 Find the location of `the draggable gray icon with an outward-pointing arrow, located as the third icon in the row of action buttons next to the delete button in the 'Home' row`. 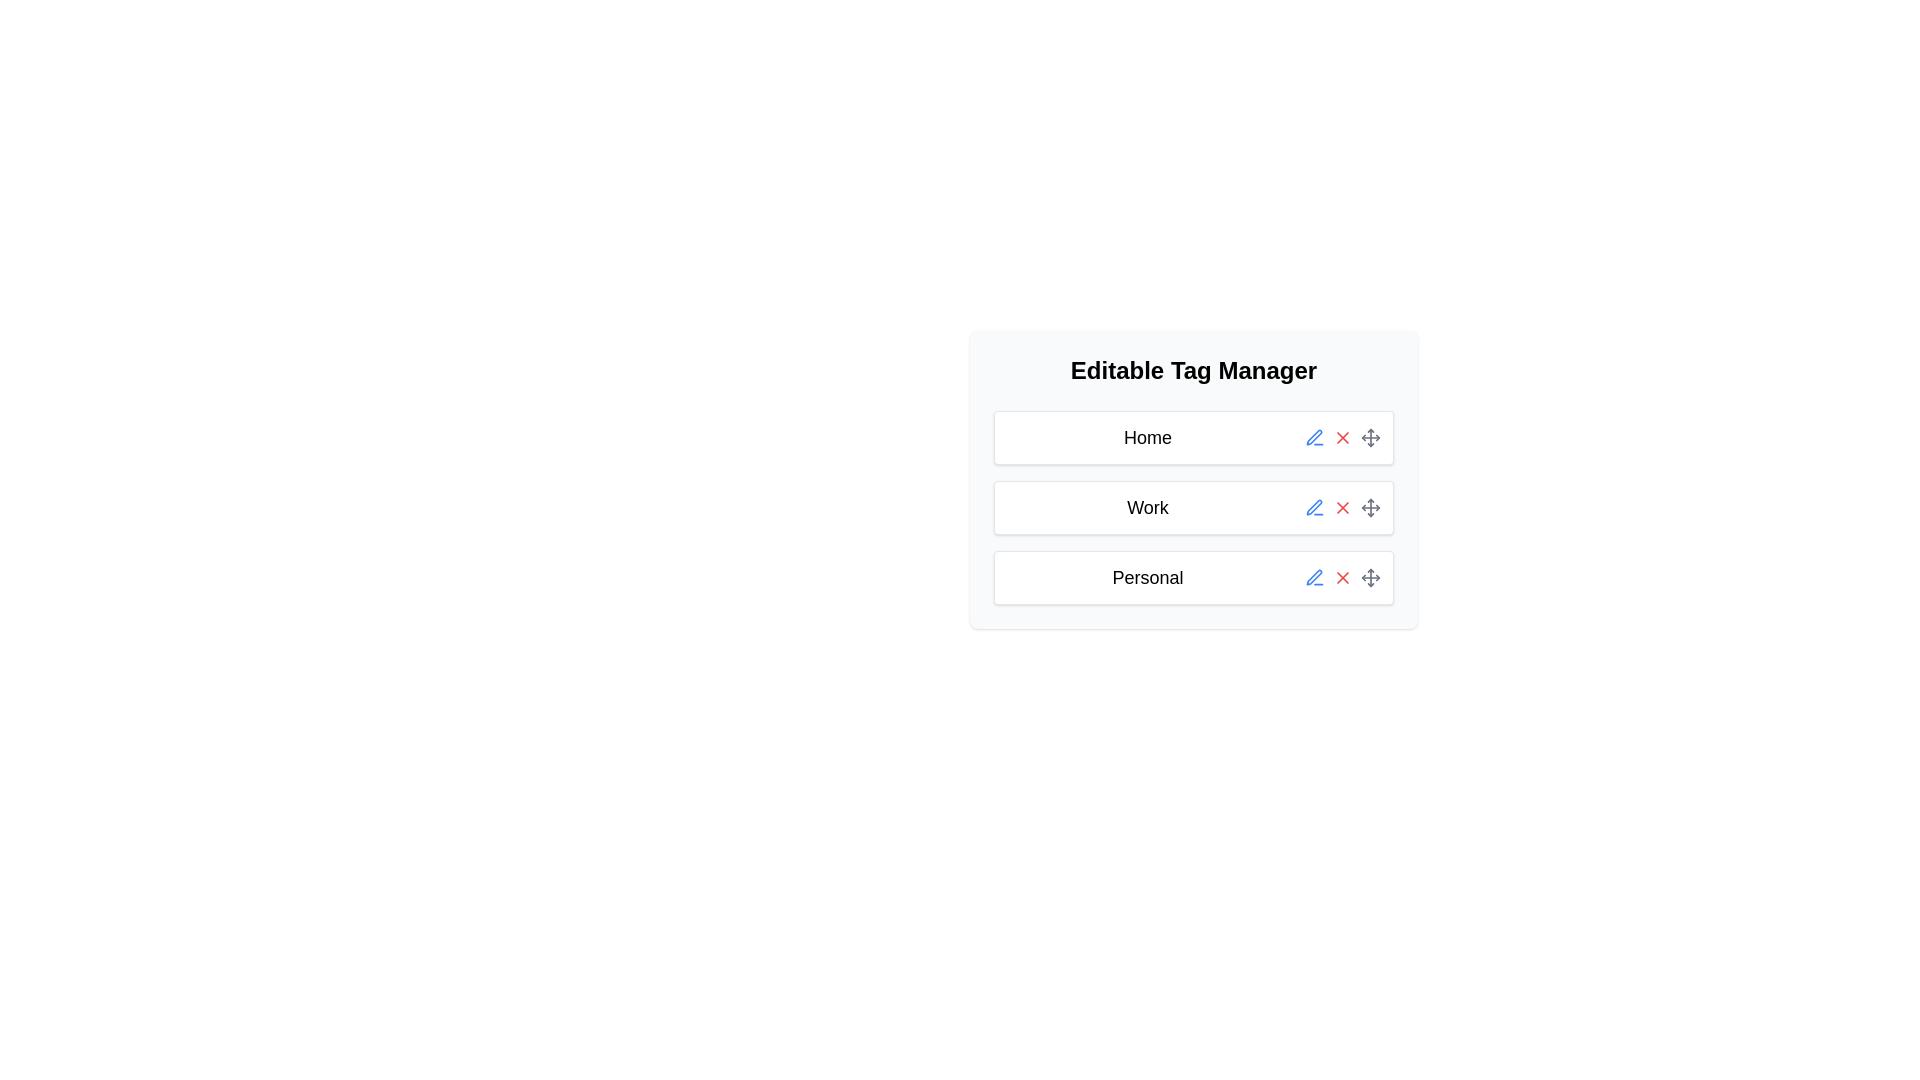

the draggable gray icon with an outward-pointing arrow, located as the third icon in the row of action buttons next to the delete button in the 'Home' row is located at coordinates (1370, 437).